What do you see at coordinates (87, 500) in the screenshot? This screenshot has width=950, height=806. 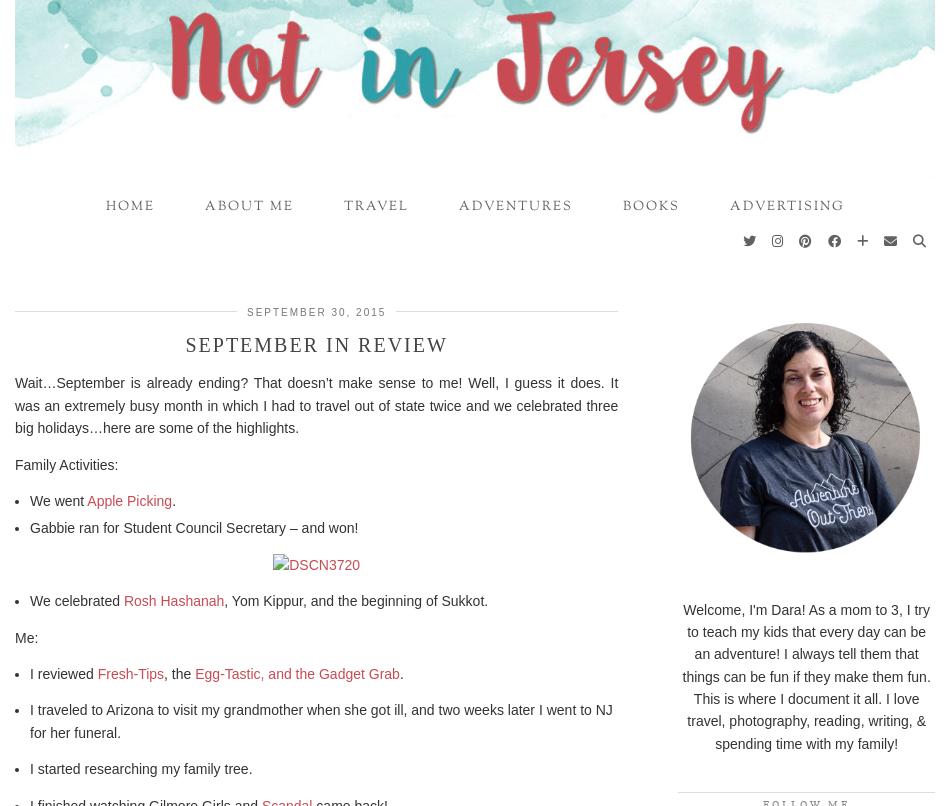 I see `'Apple Picking'` at bounding box center [87, 500].